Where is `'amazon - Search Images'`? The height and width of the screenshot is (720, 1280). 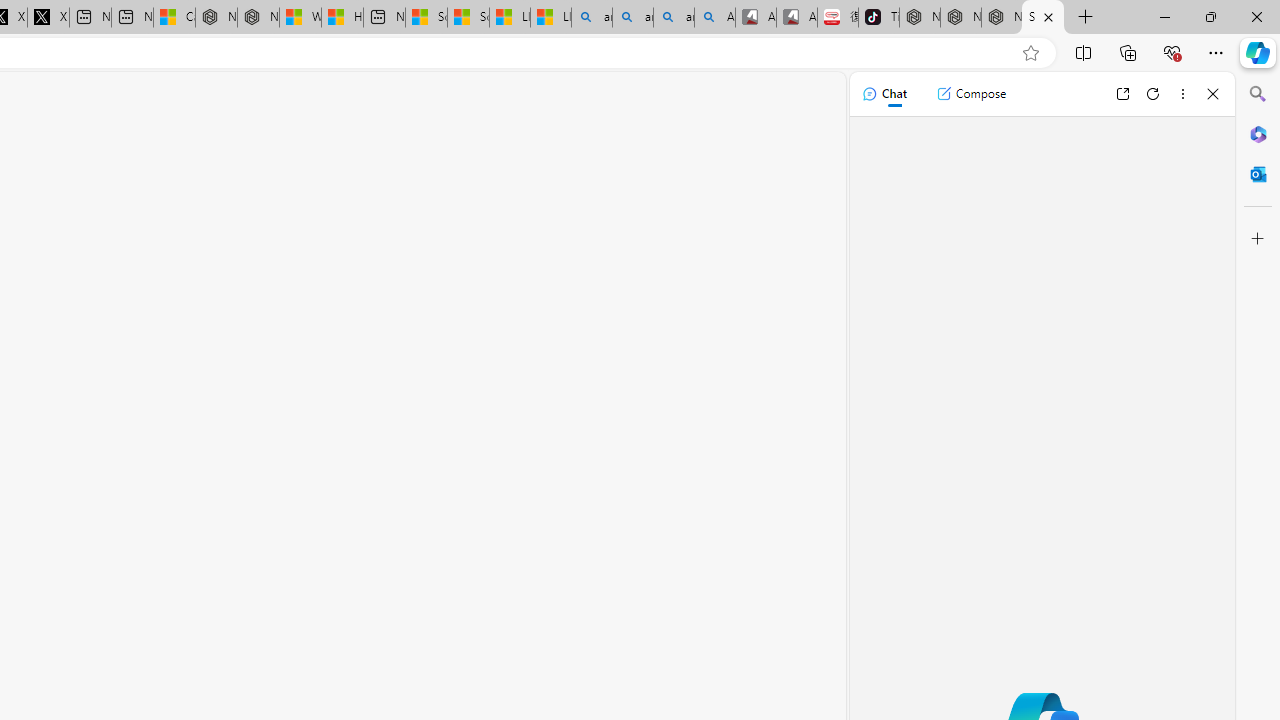 'amazon - Search Images' is located at coordinates (673, 17).